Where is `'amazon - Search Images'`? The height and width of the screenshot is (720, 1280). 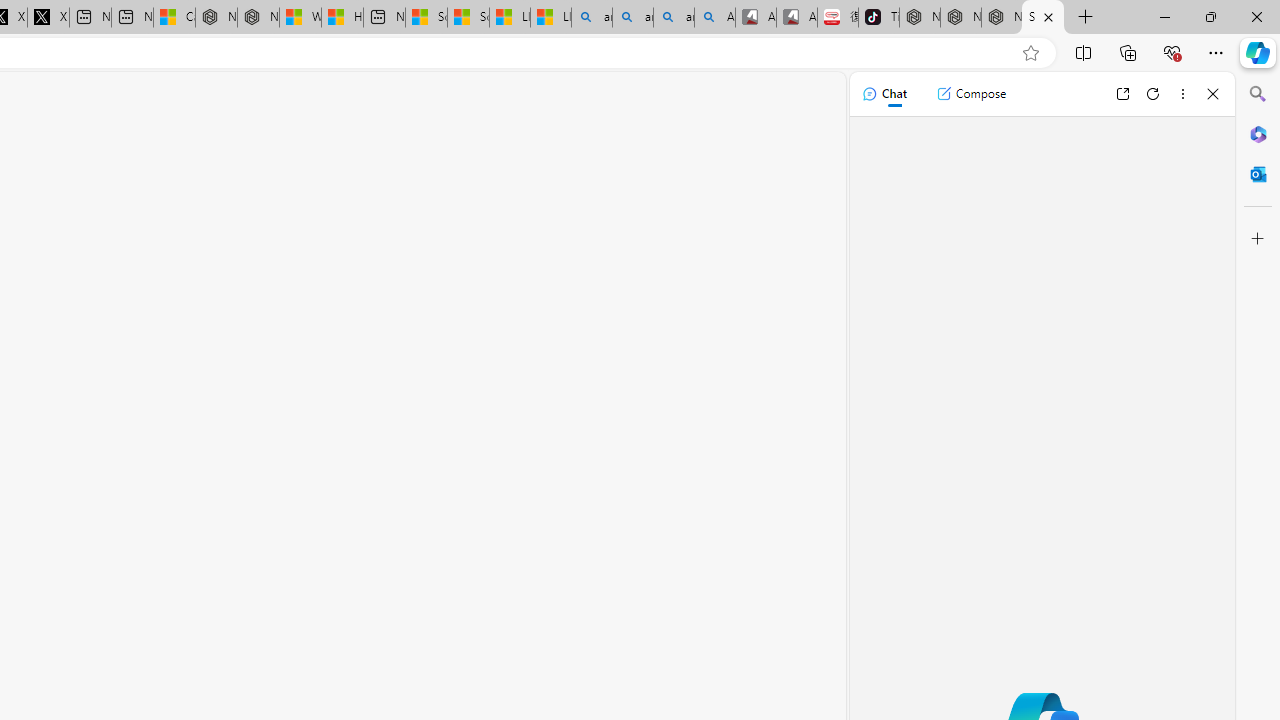 'amazon - Search Images' is located at coordinates (673, 17).